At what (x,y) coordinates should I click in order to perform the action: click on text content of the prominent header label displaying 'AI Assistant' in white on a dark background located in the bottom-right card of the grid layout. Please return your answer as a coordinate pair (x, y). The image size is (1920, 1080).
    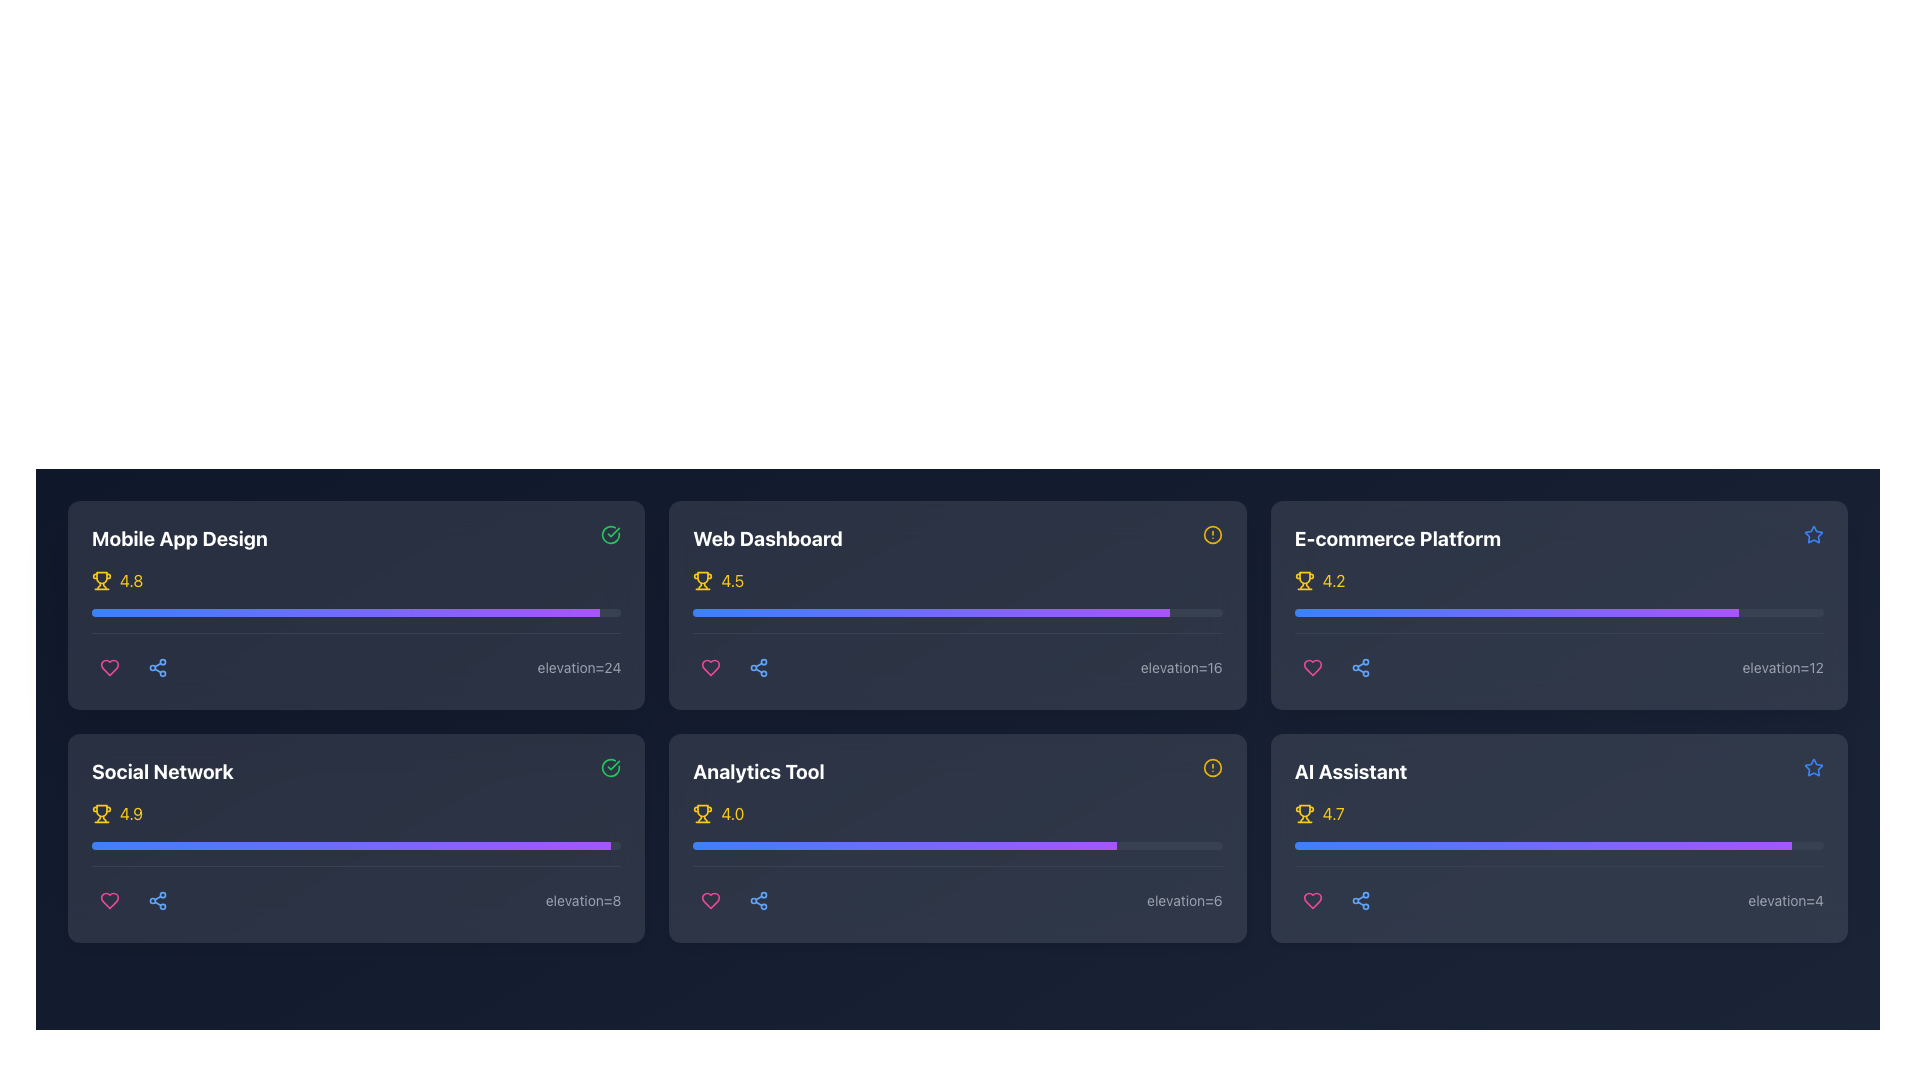
    Looking at the image, I should click on (1351, 770).